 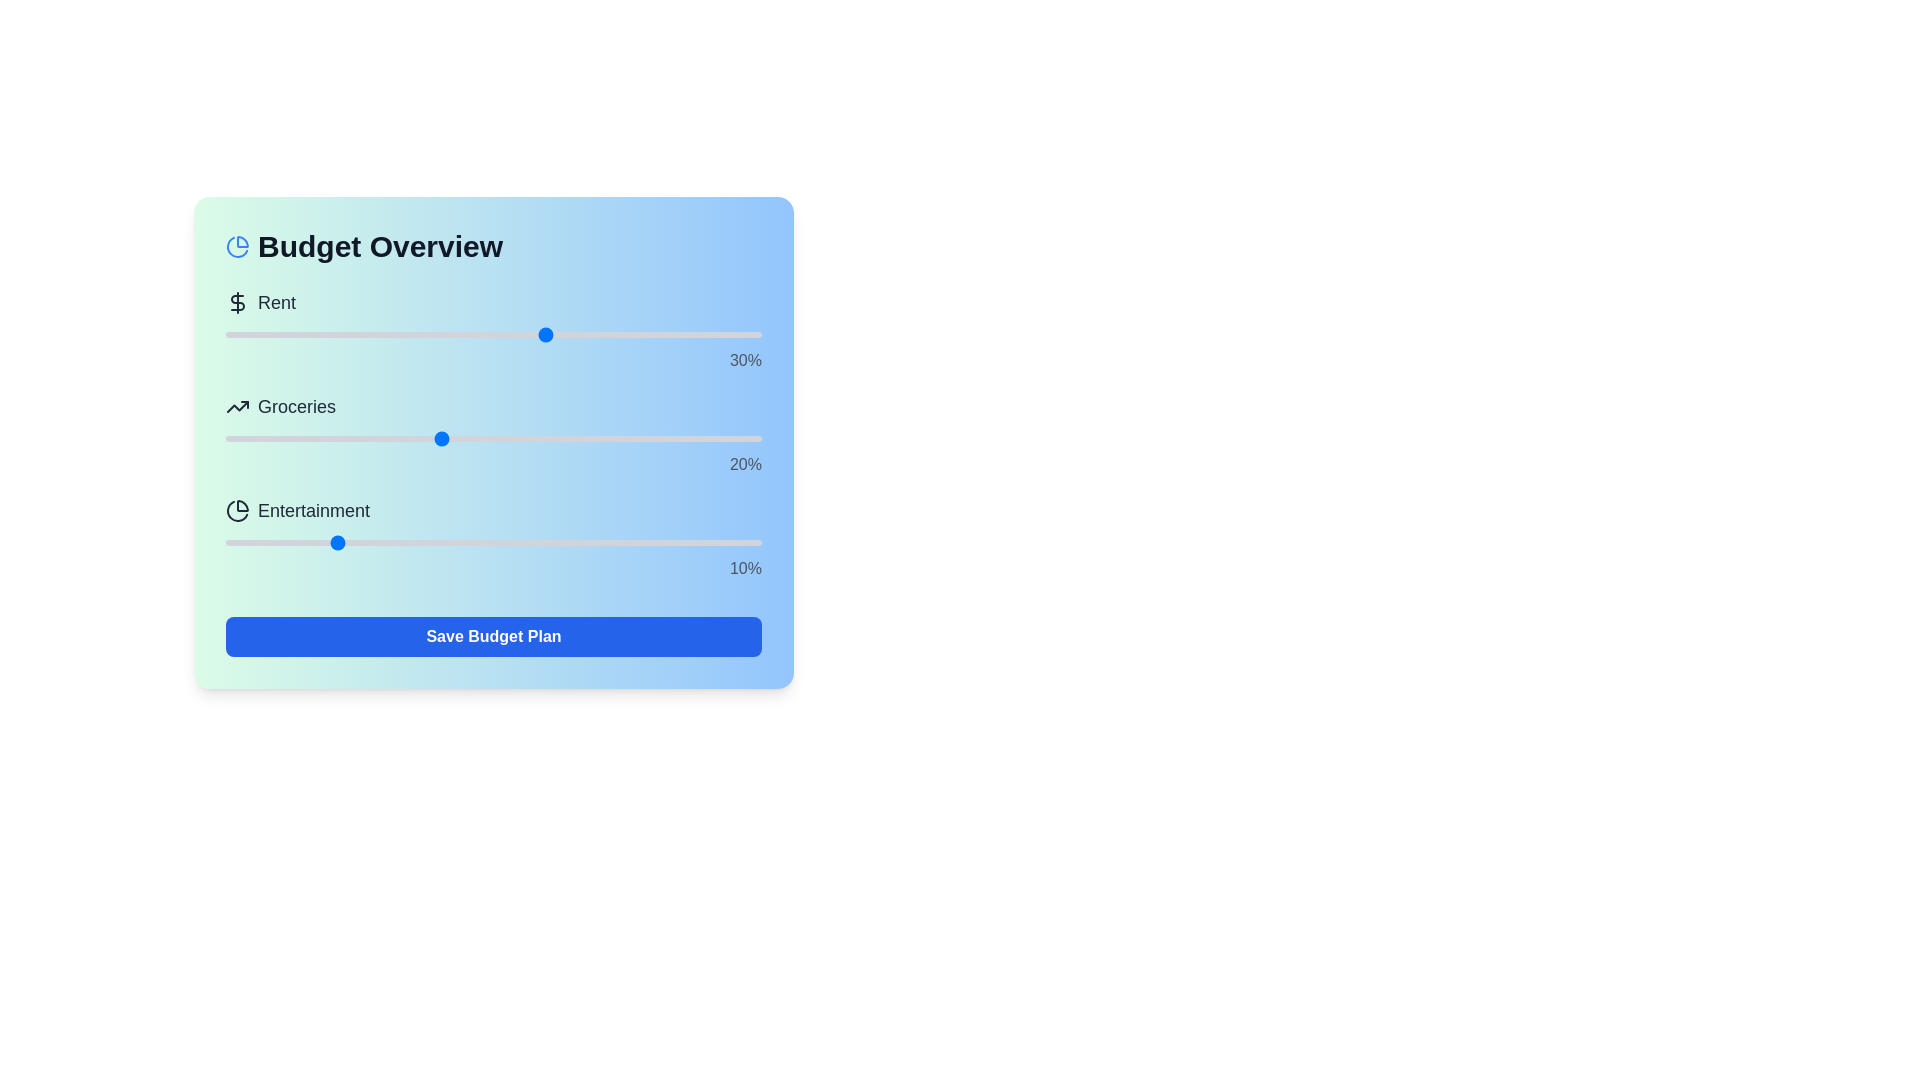 I want to click on the 'Entertainment' slider, so click(x=300, y=543).